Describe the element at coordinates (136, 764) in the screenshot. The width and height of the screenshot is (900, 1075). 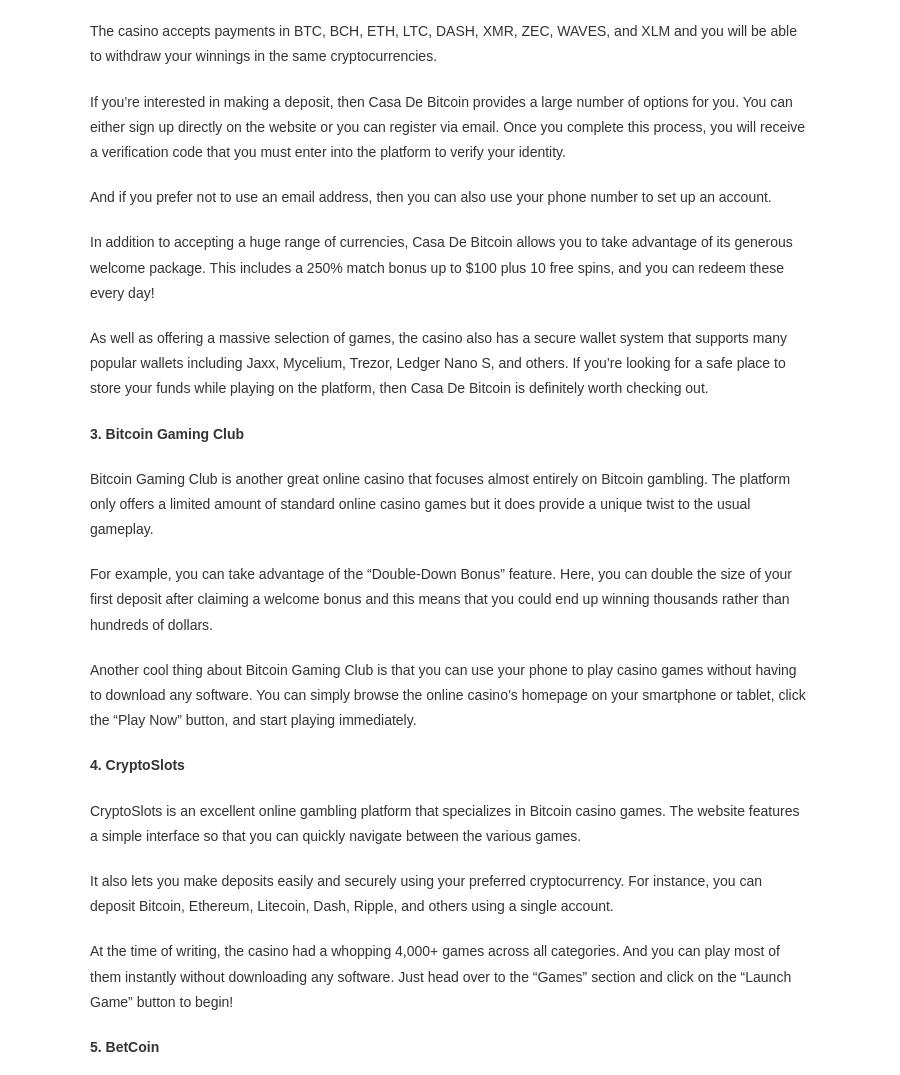
I see `'4. CryptoSlots'` at that location.